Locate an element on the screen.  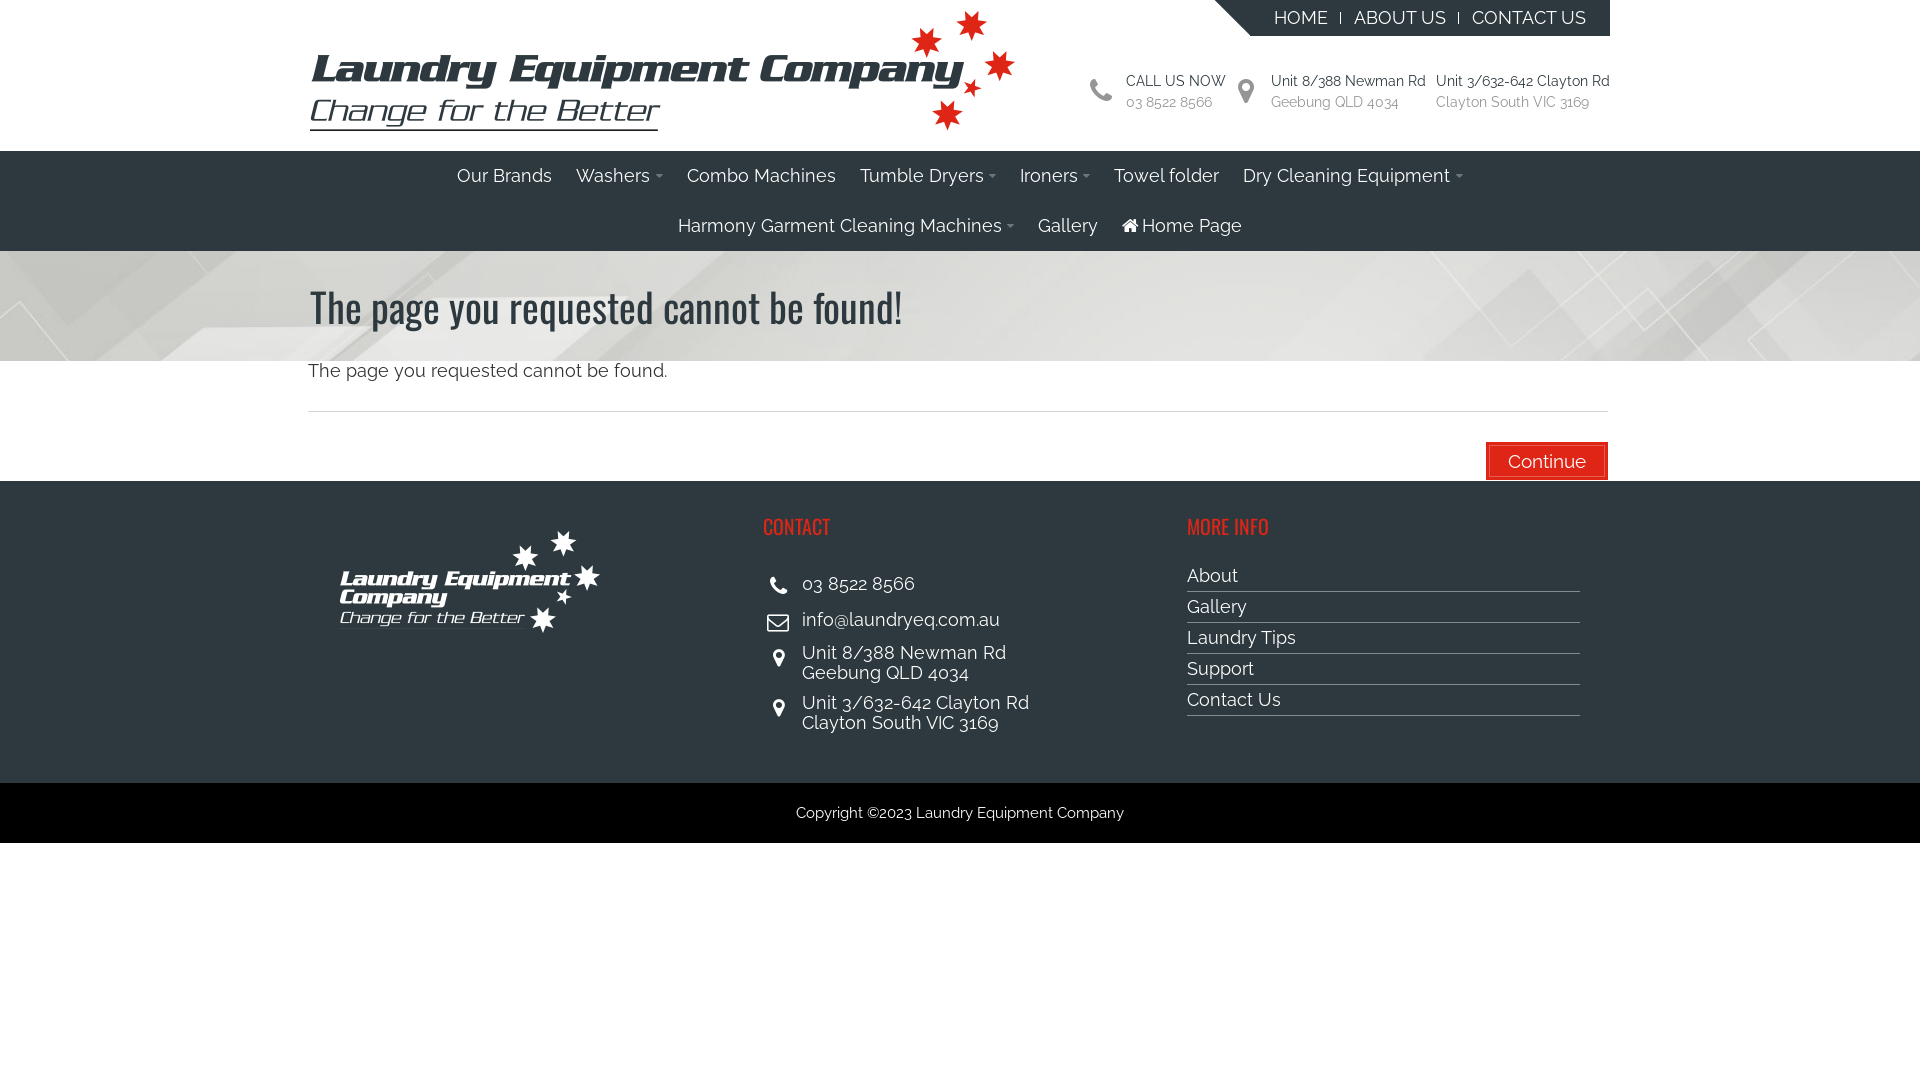
'Unit 8/388 Newman Rd is located at coordinates (1348, 91).